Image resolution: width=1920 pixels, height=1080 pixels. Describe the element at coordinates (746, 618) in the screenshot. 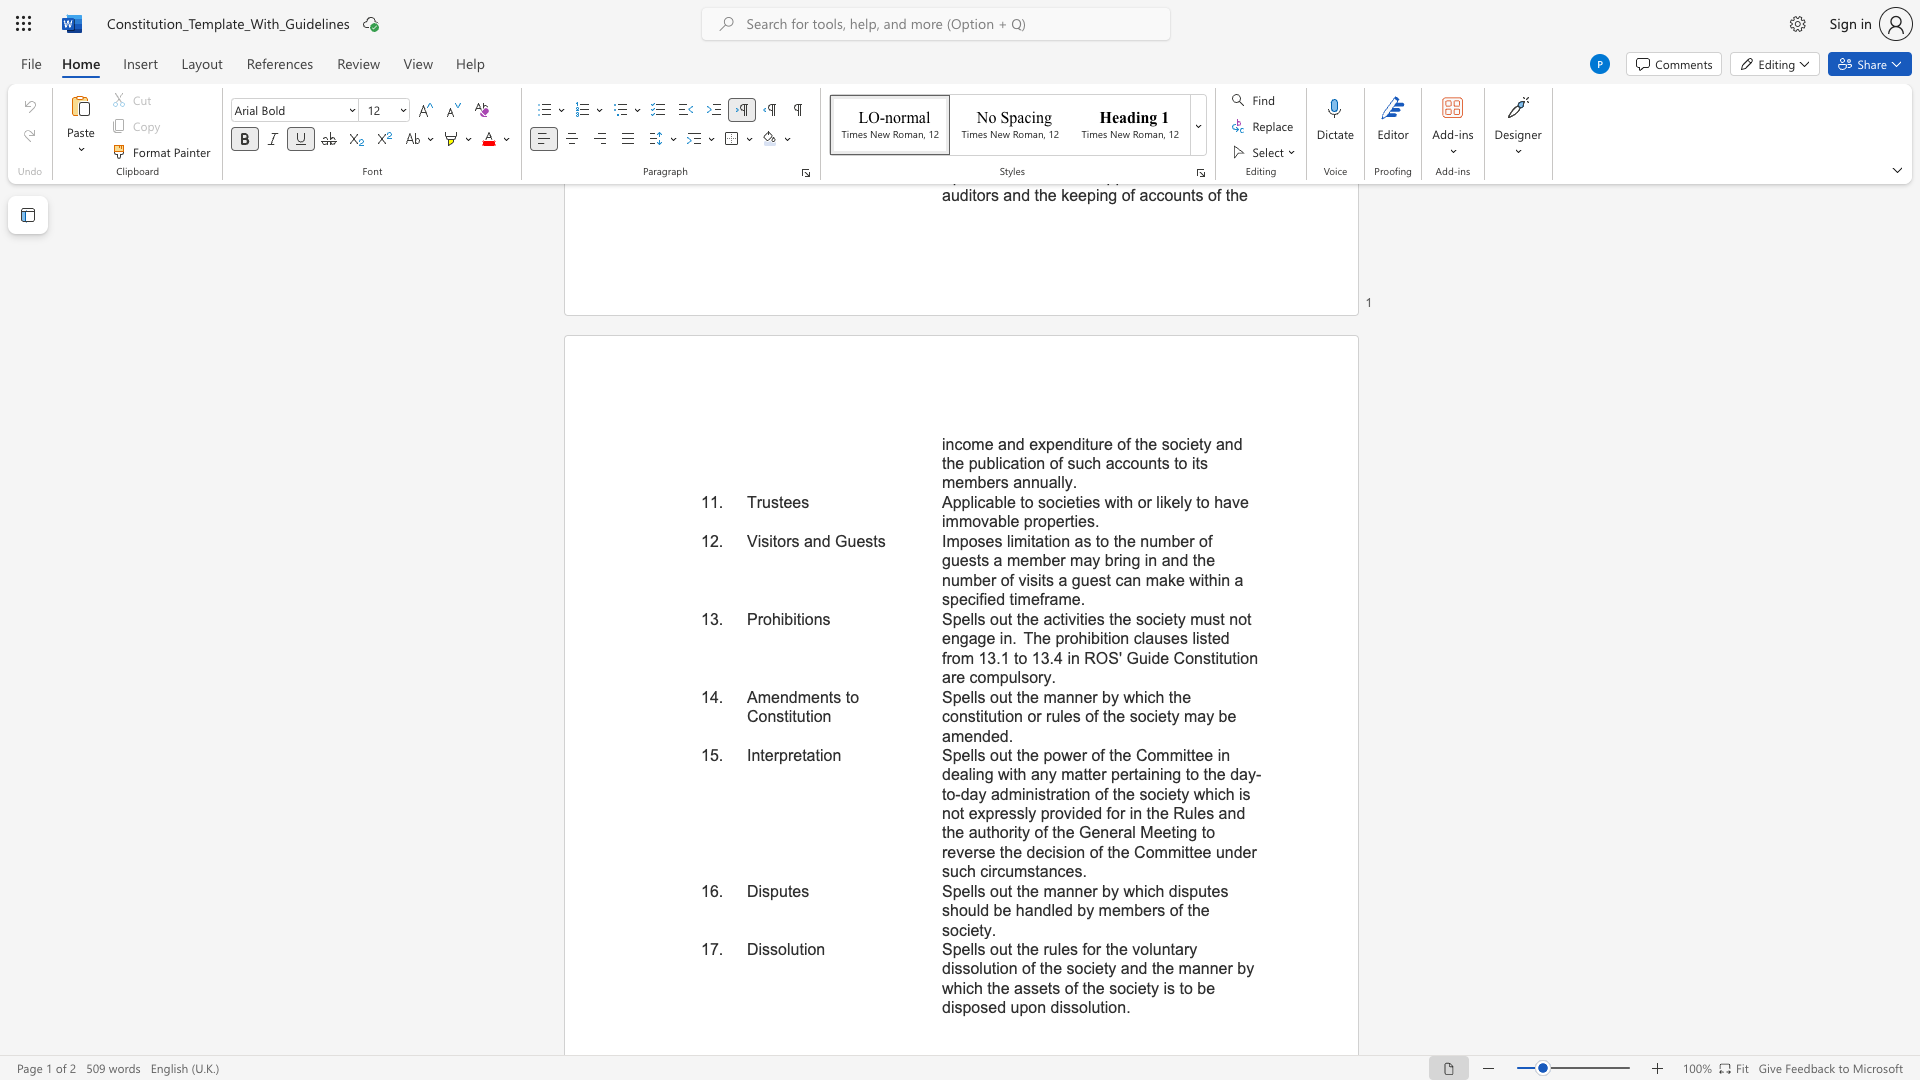

I see `the subset text "Pro" within the text "Prohibitions"` at that location.